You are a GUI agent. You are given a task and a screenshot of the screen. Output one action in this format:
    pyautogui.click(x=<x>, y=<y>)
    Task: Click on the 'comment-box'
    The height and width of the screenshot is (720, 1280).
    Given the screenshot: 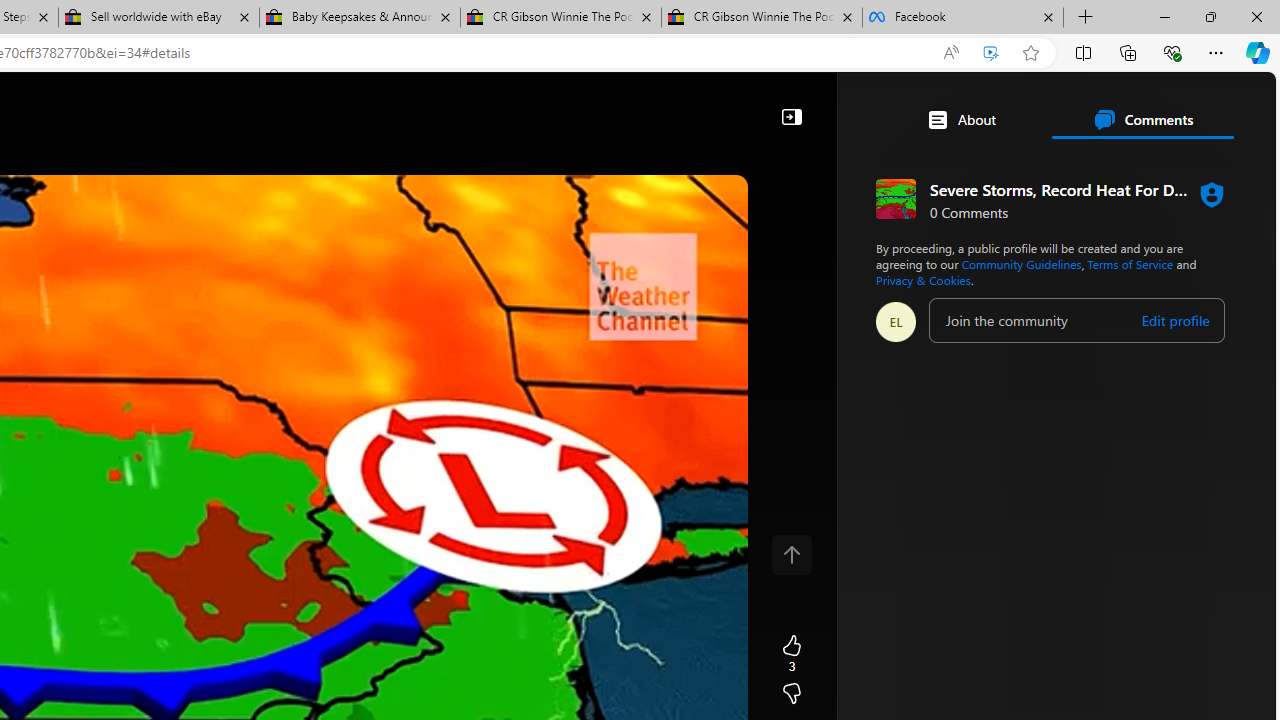 What is the action you would take?
    pyautogui.click(x=1076, y=319)
    